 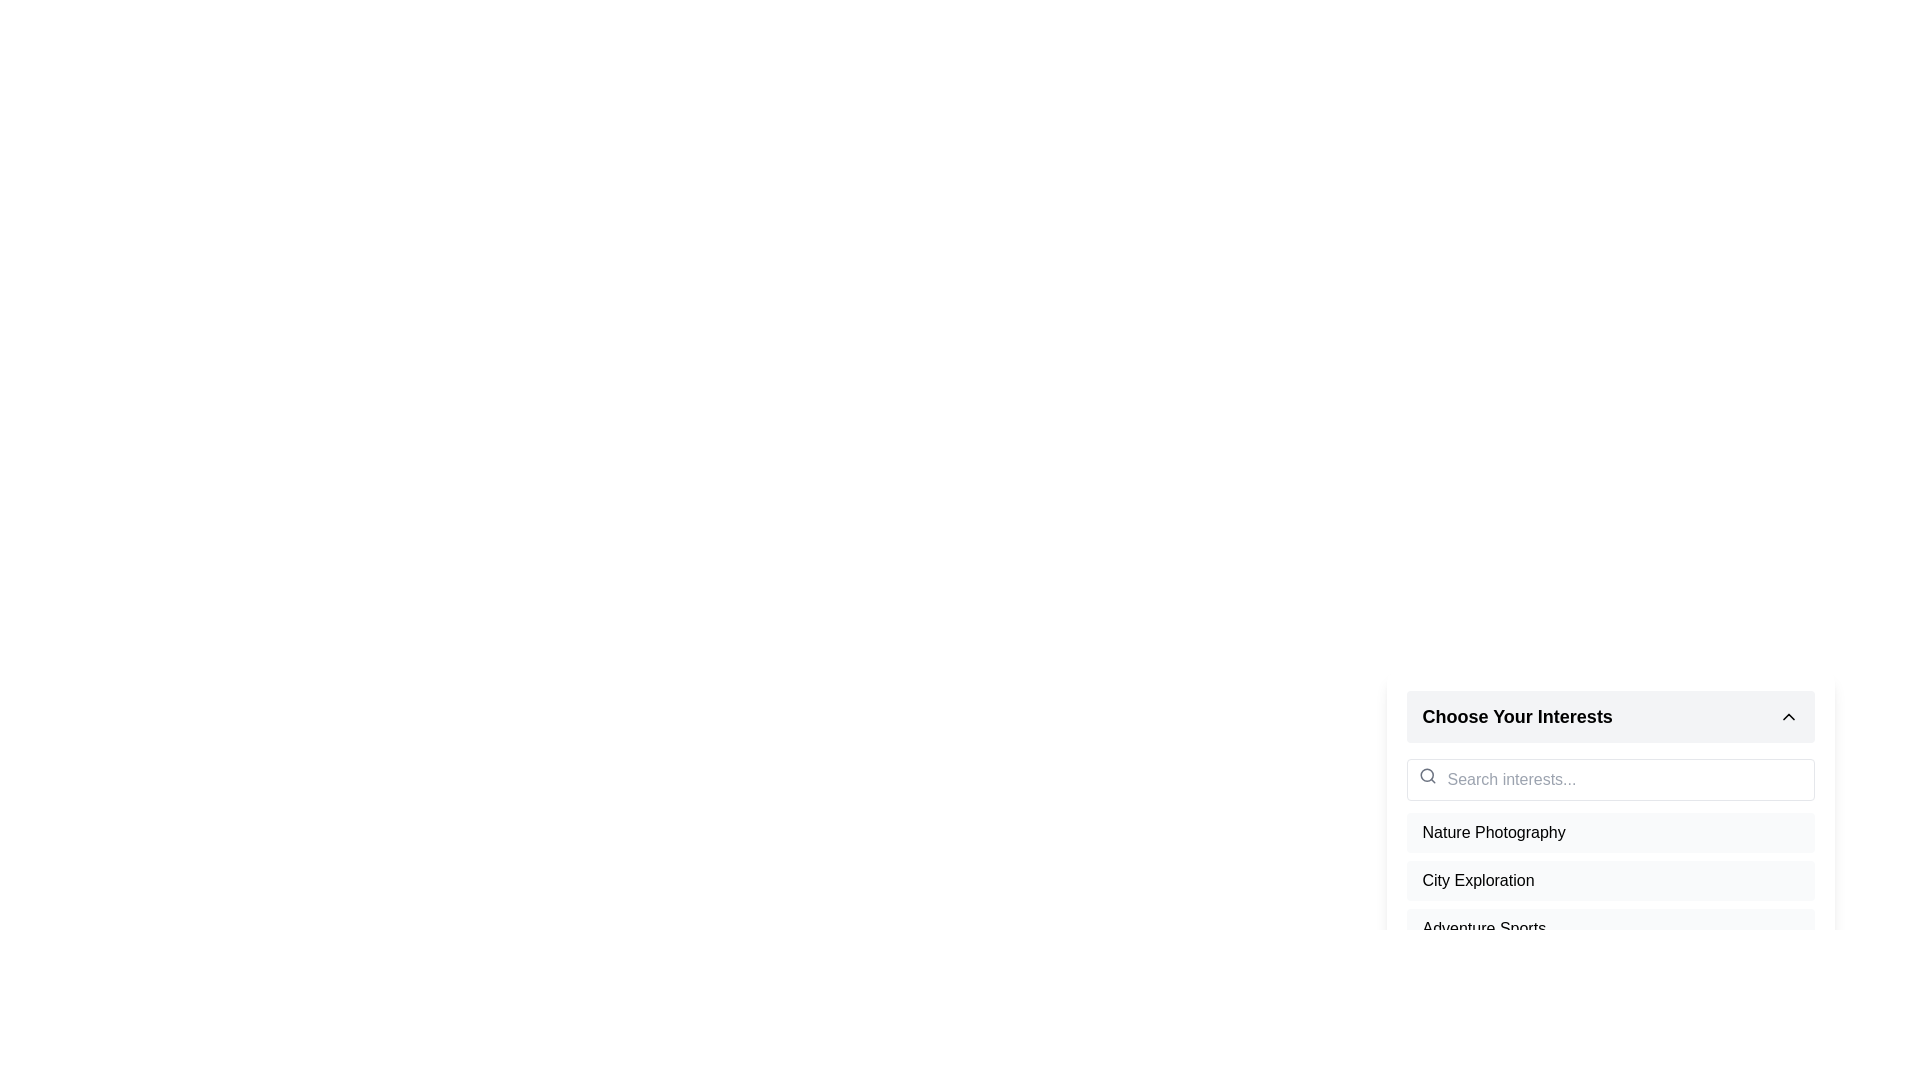 What do you see at coordinates (1610, 877) in the screenshot?
I see `the second list item labeled 'City Exploration', which is highlighted when hovered over` at bounding box center [1610, 877].